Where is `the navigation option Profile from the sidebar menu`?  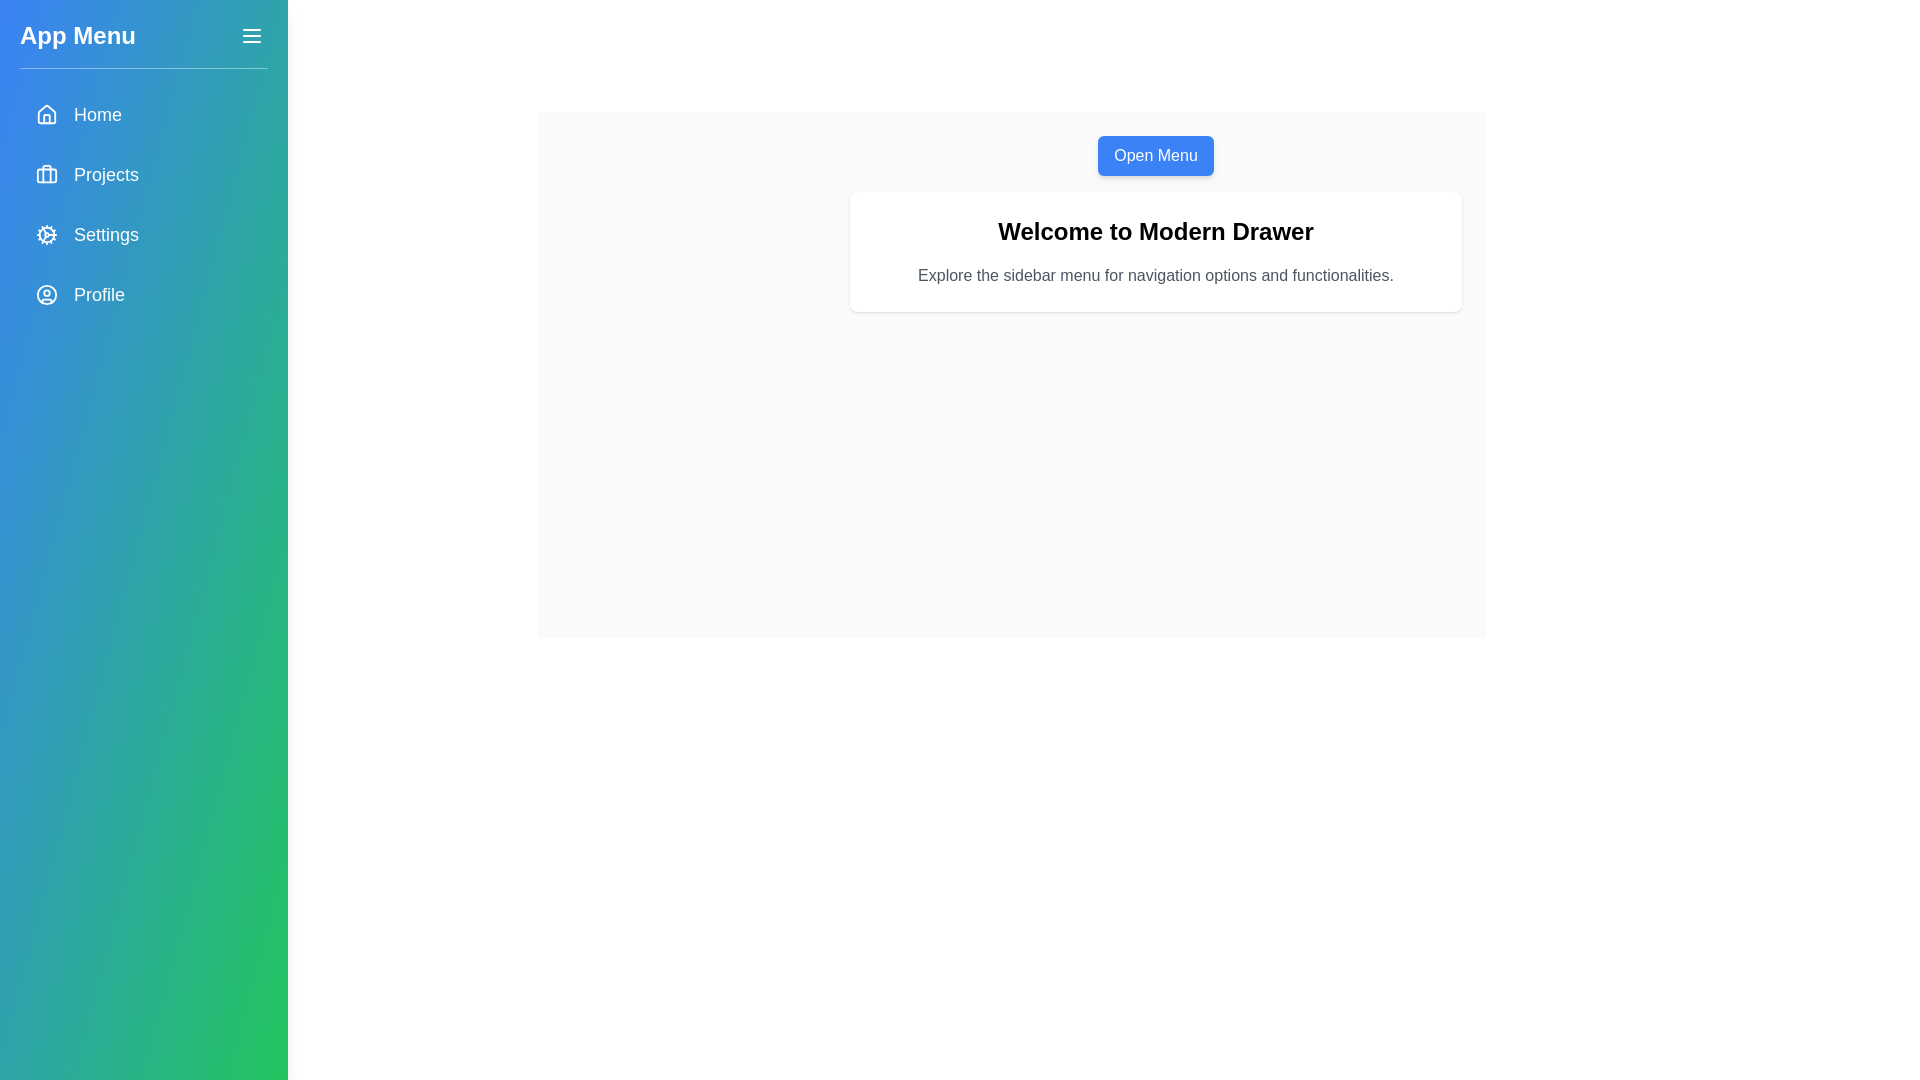
the navigation option Profile from the sidebar menu is located at coordinates (143, 294).